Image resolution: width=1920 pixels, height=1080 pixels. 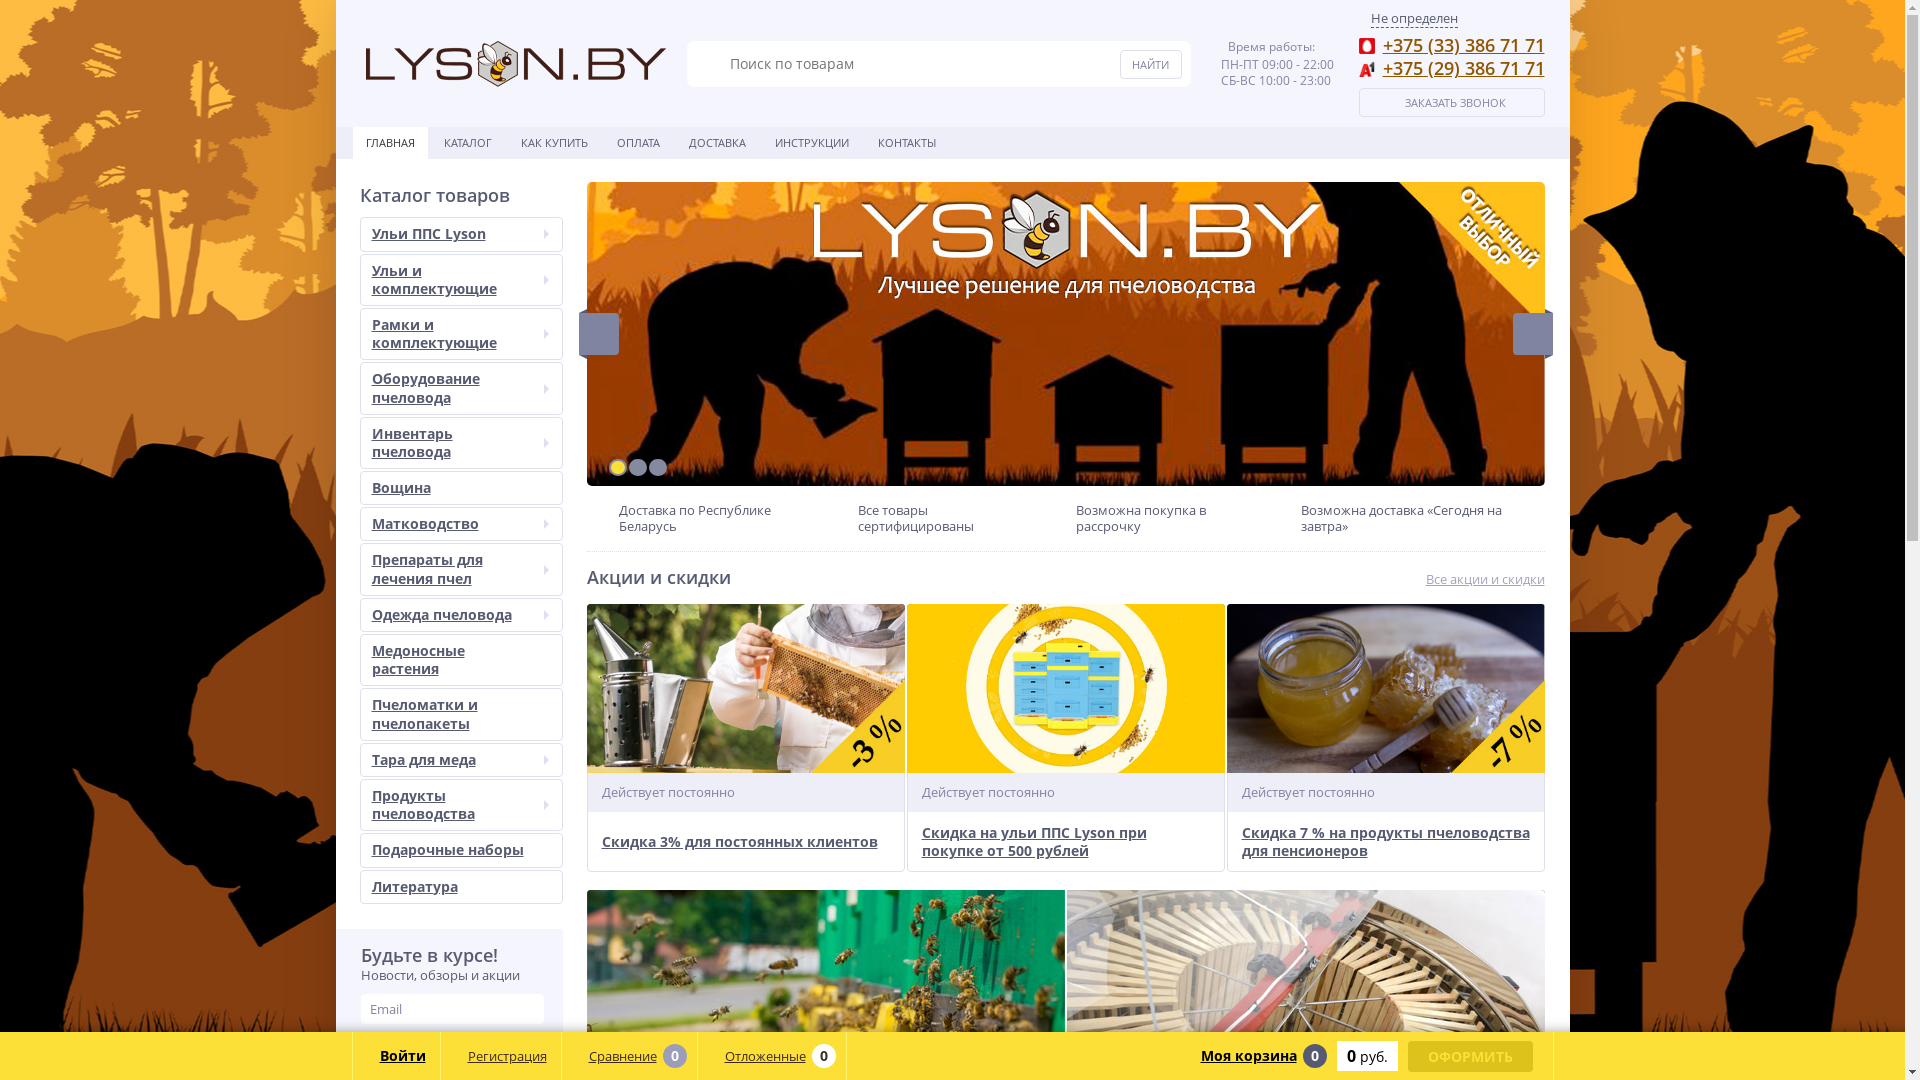 I want to click on '3', so click(x=657, y=467).